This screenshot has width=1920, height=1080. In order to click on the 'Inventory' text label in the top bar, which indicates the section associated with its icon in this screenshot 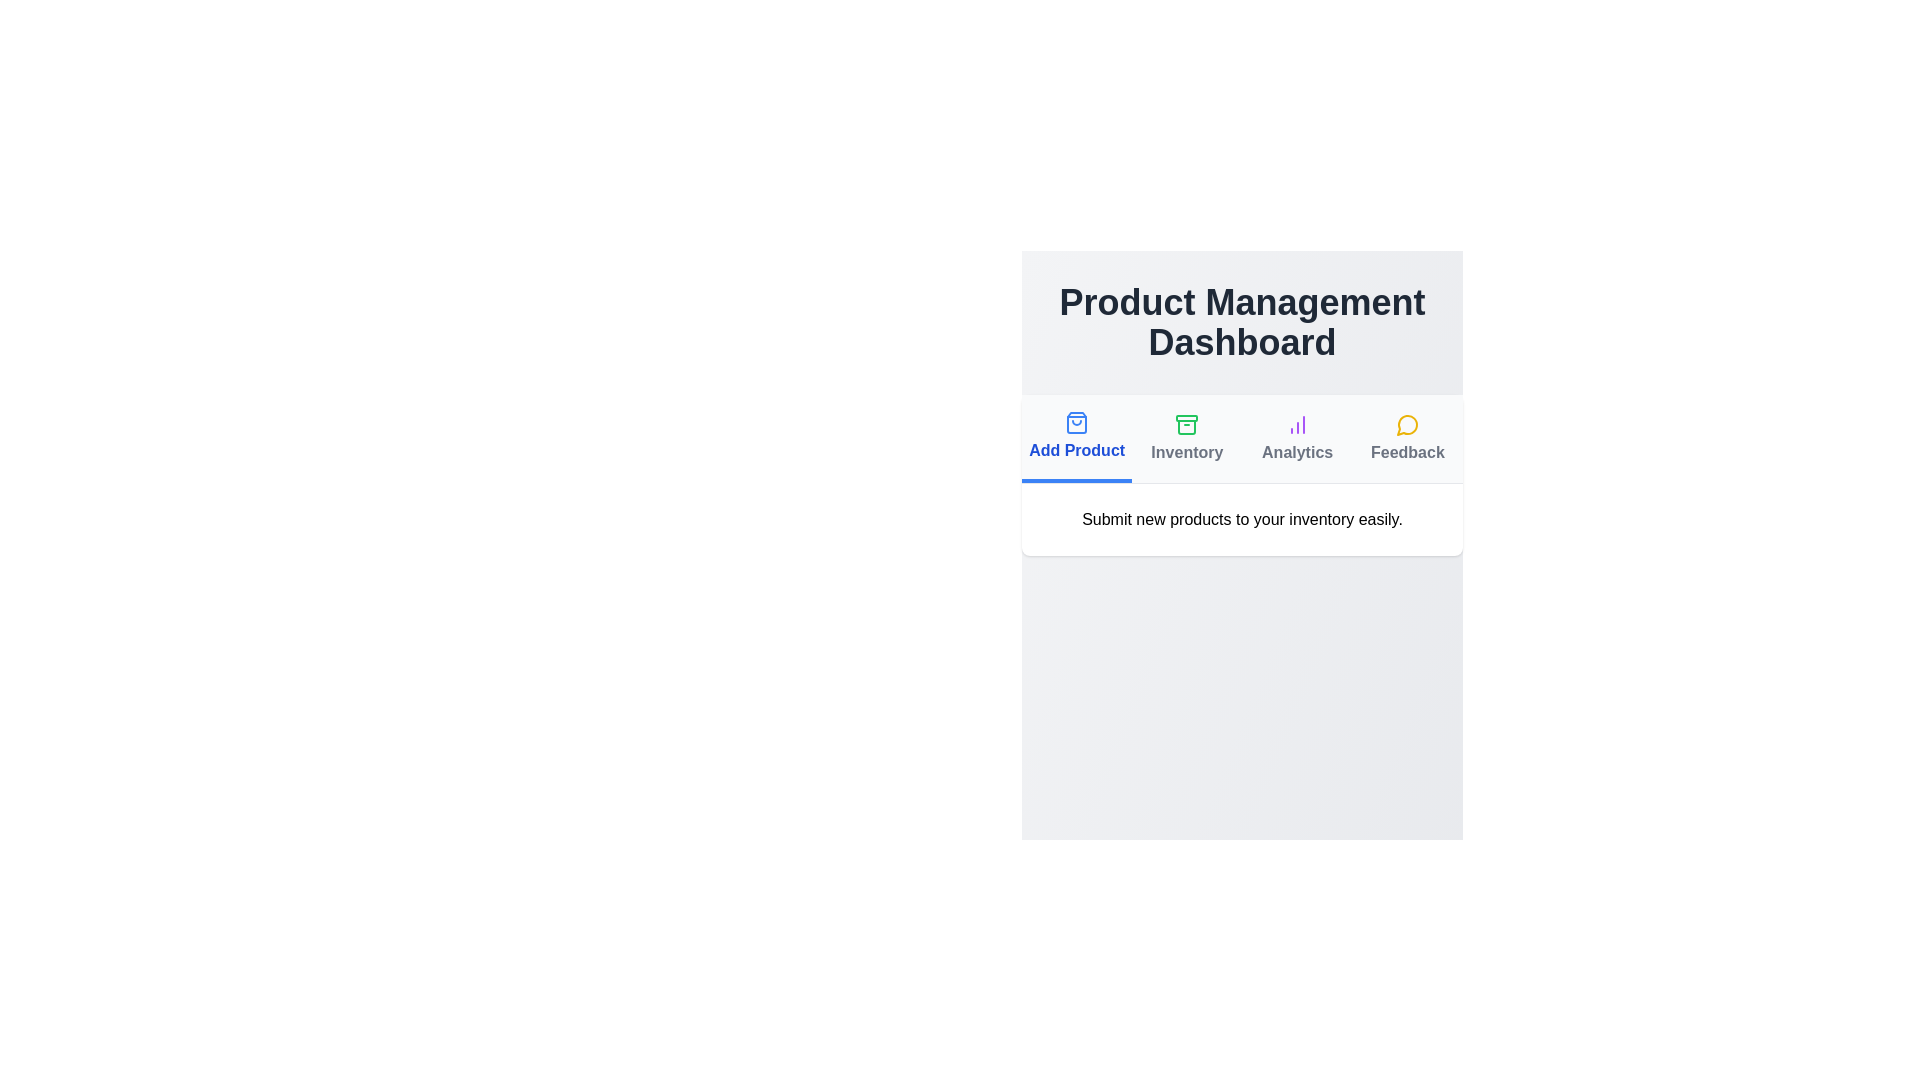, I will do `click(1187, 452)`.